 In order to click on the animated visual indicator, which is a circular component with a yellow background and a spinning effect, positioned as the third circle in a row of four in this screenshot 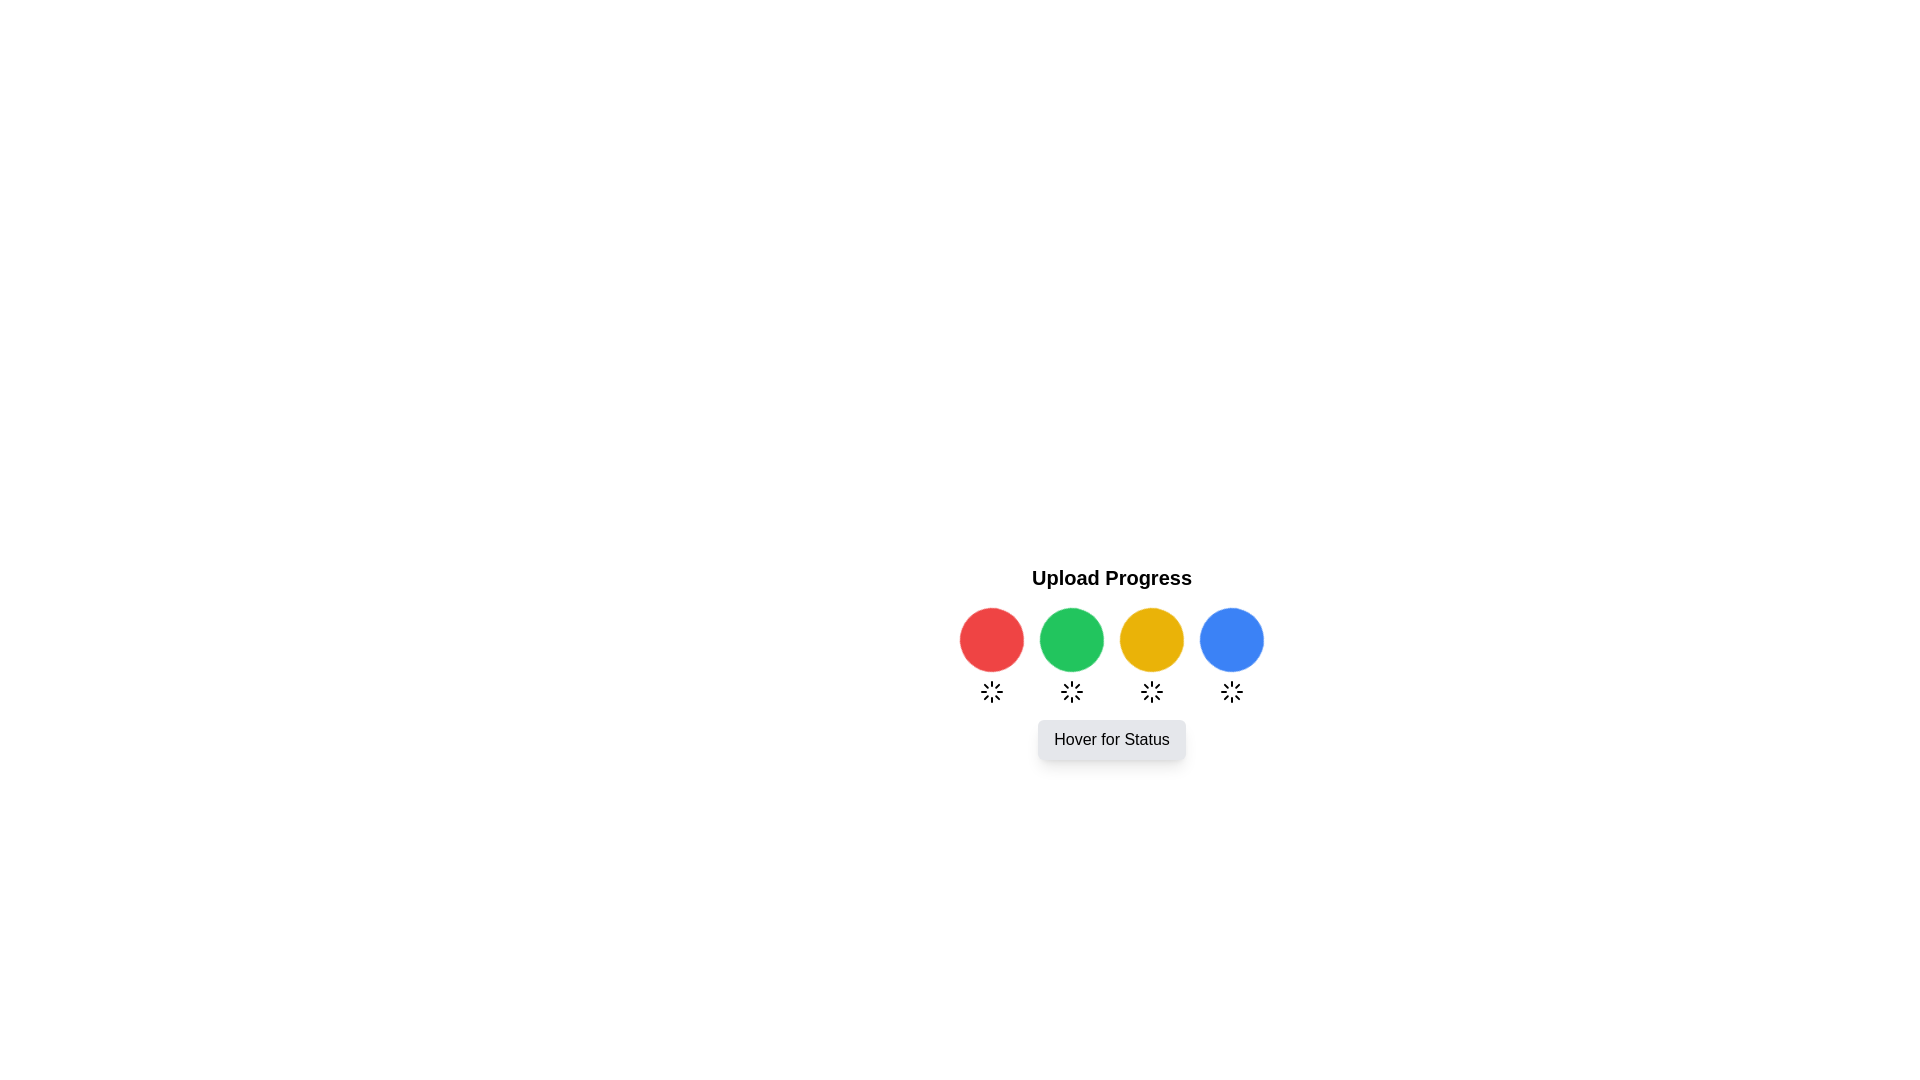, I will do `click(1152, 640)`.